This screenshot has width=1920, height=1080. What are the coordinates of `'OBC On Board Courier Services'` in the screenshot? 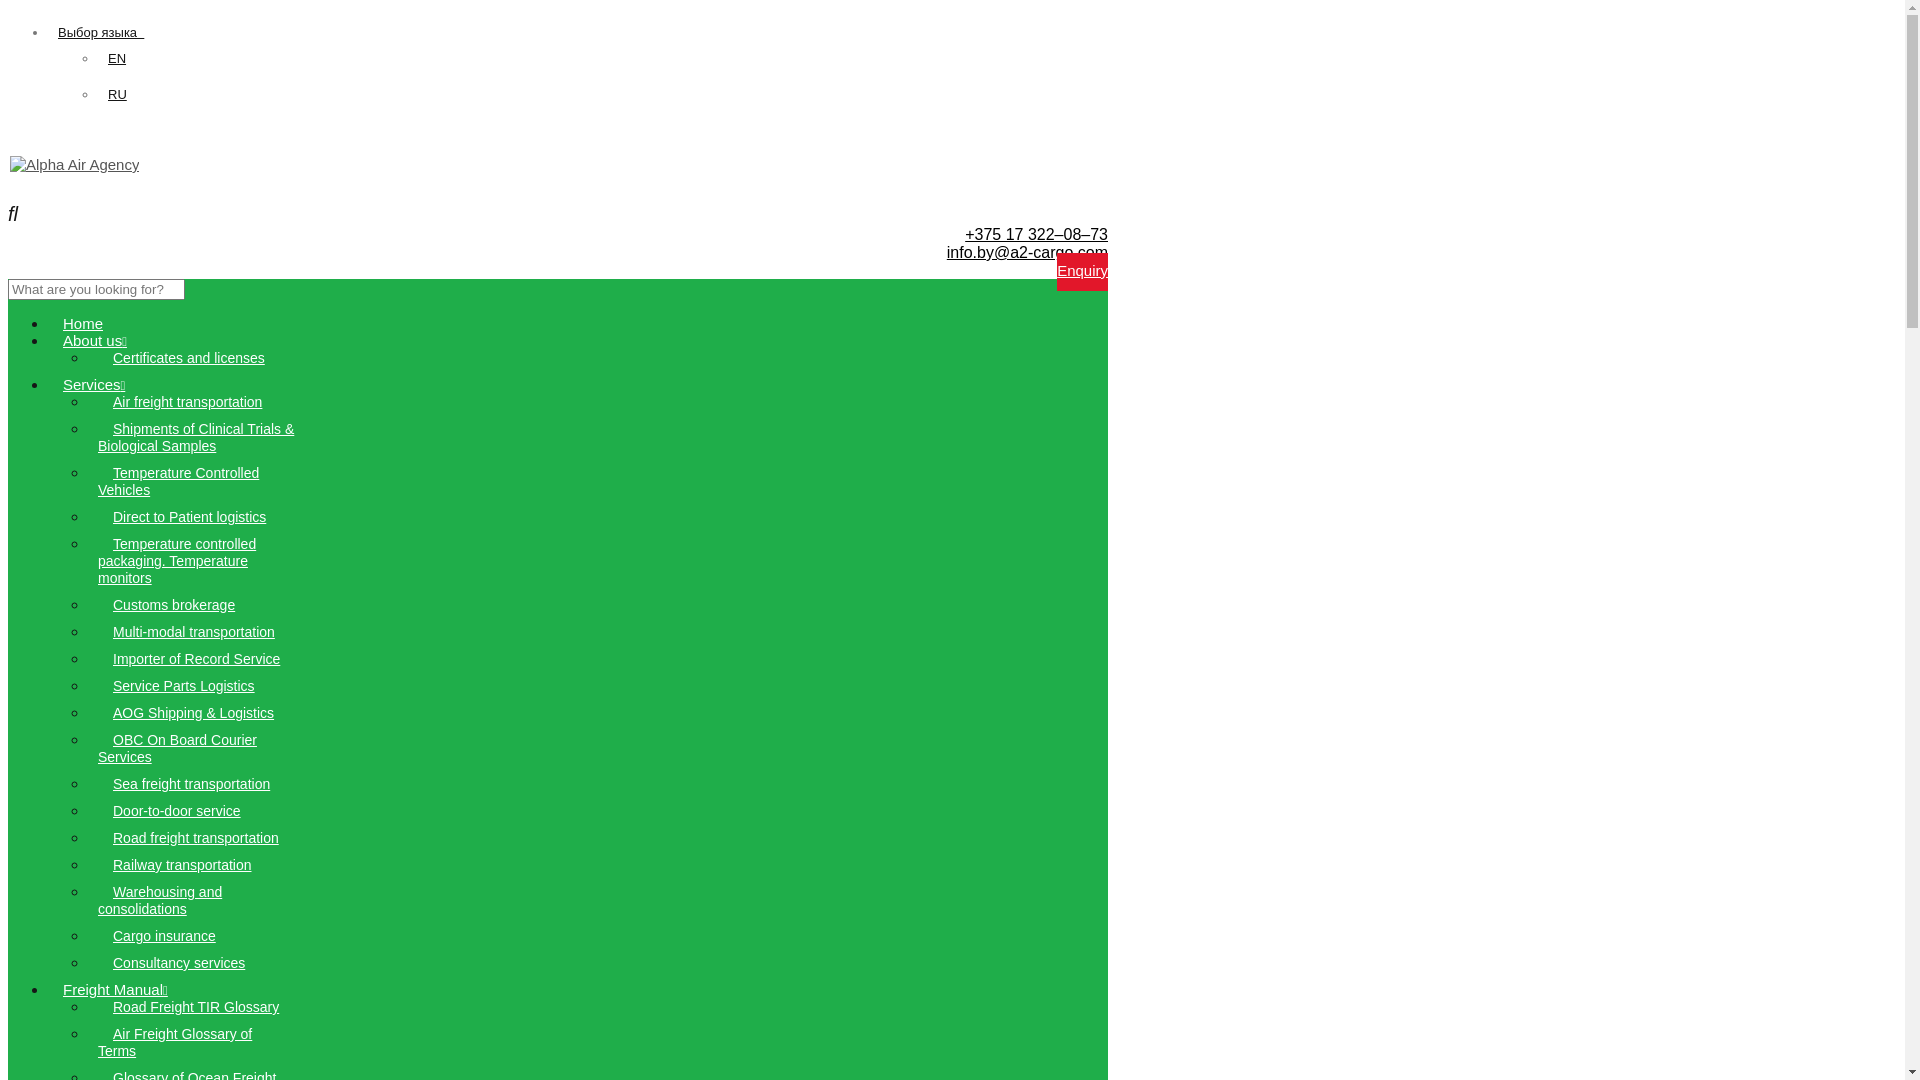 It's located at (177, 748).